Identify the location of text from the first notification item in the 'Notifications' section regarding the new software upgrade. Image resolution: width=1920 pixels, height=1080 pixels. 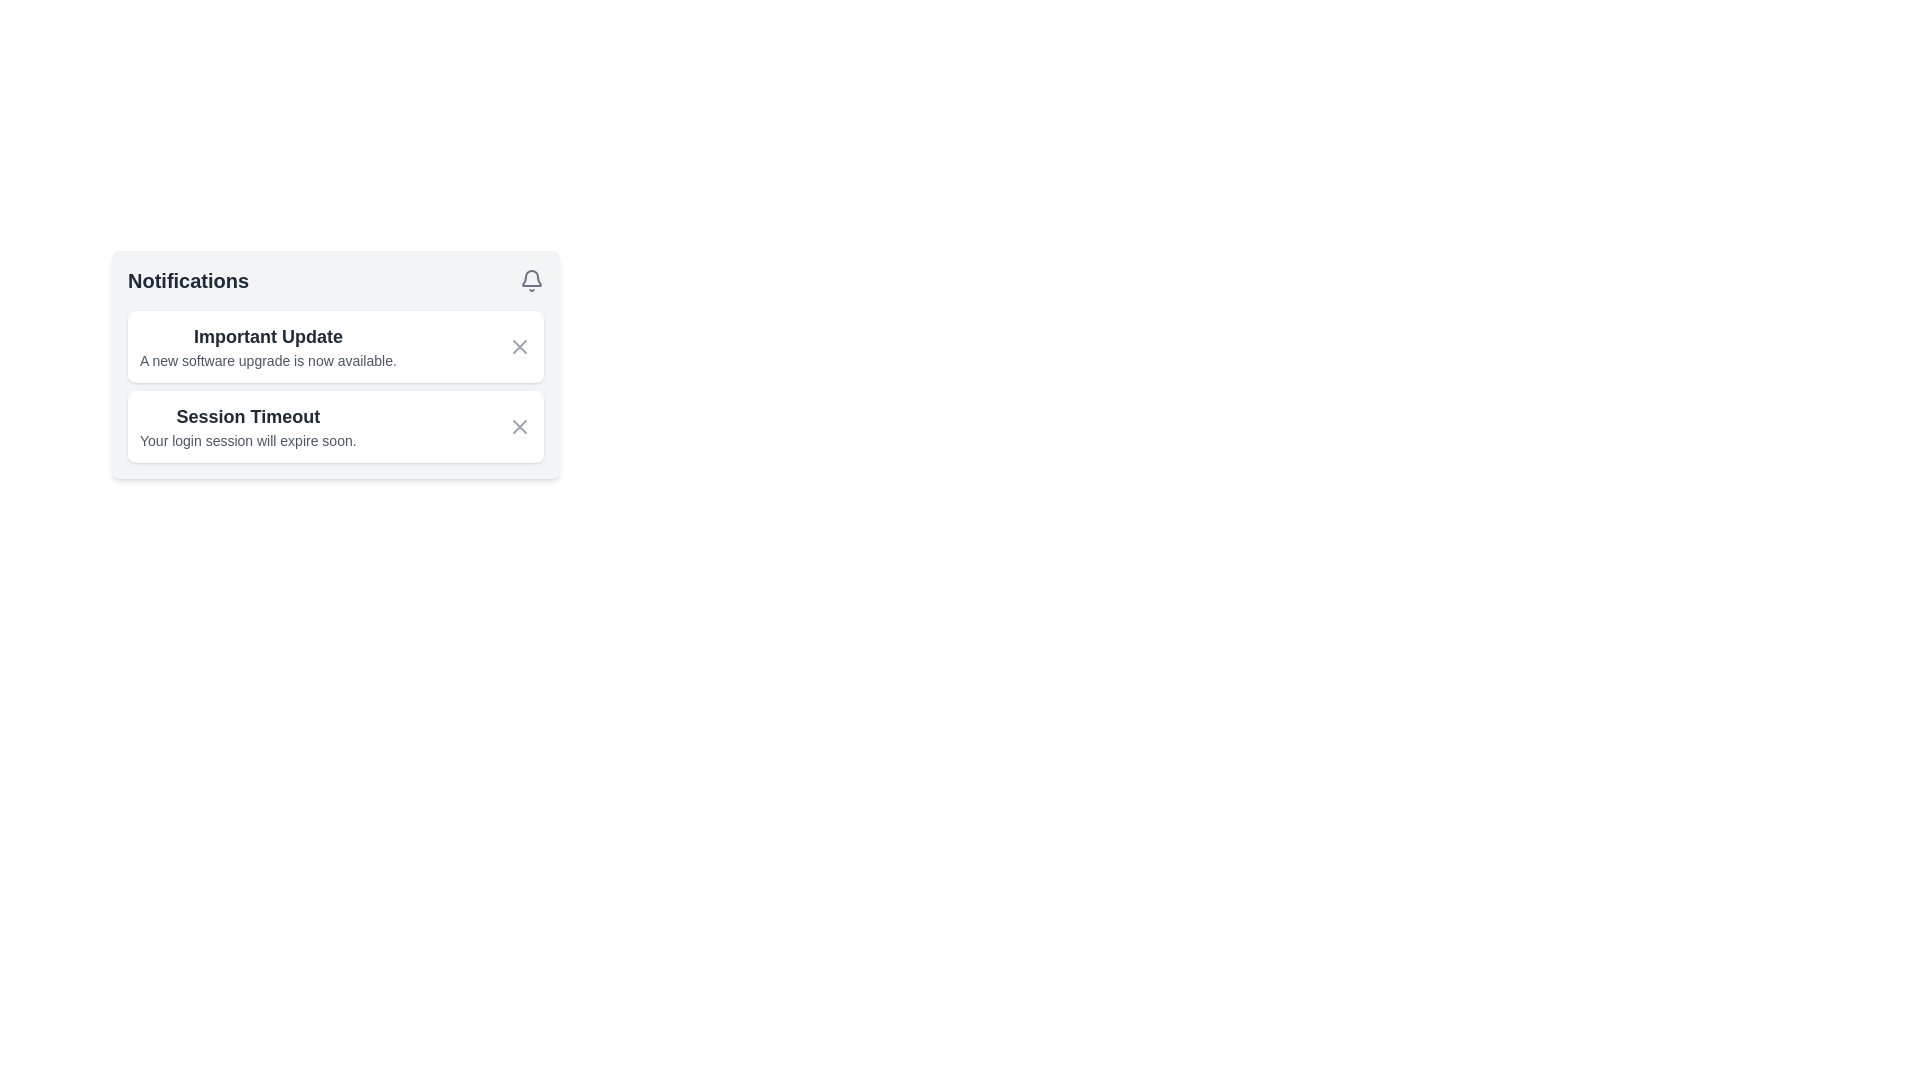
(267, 346).